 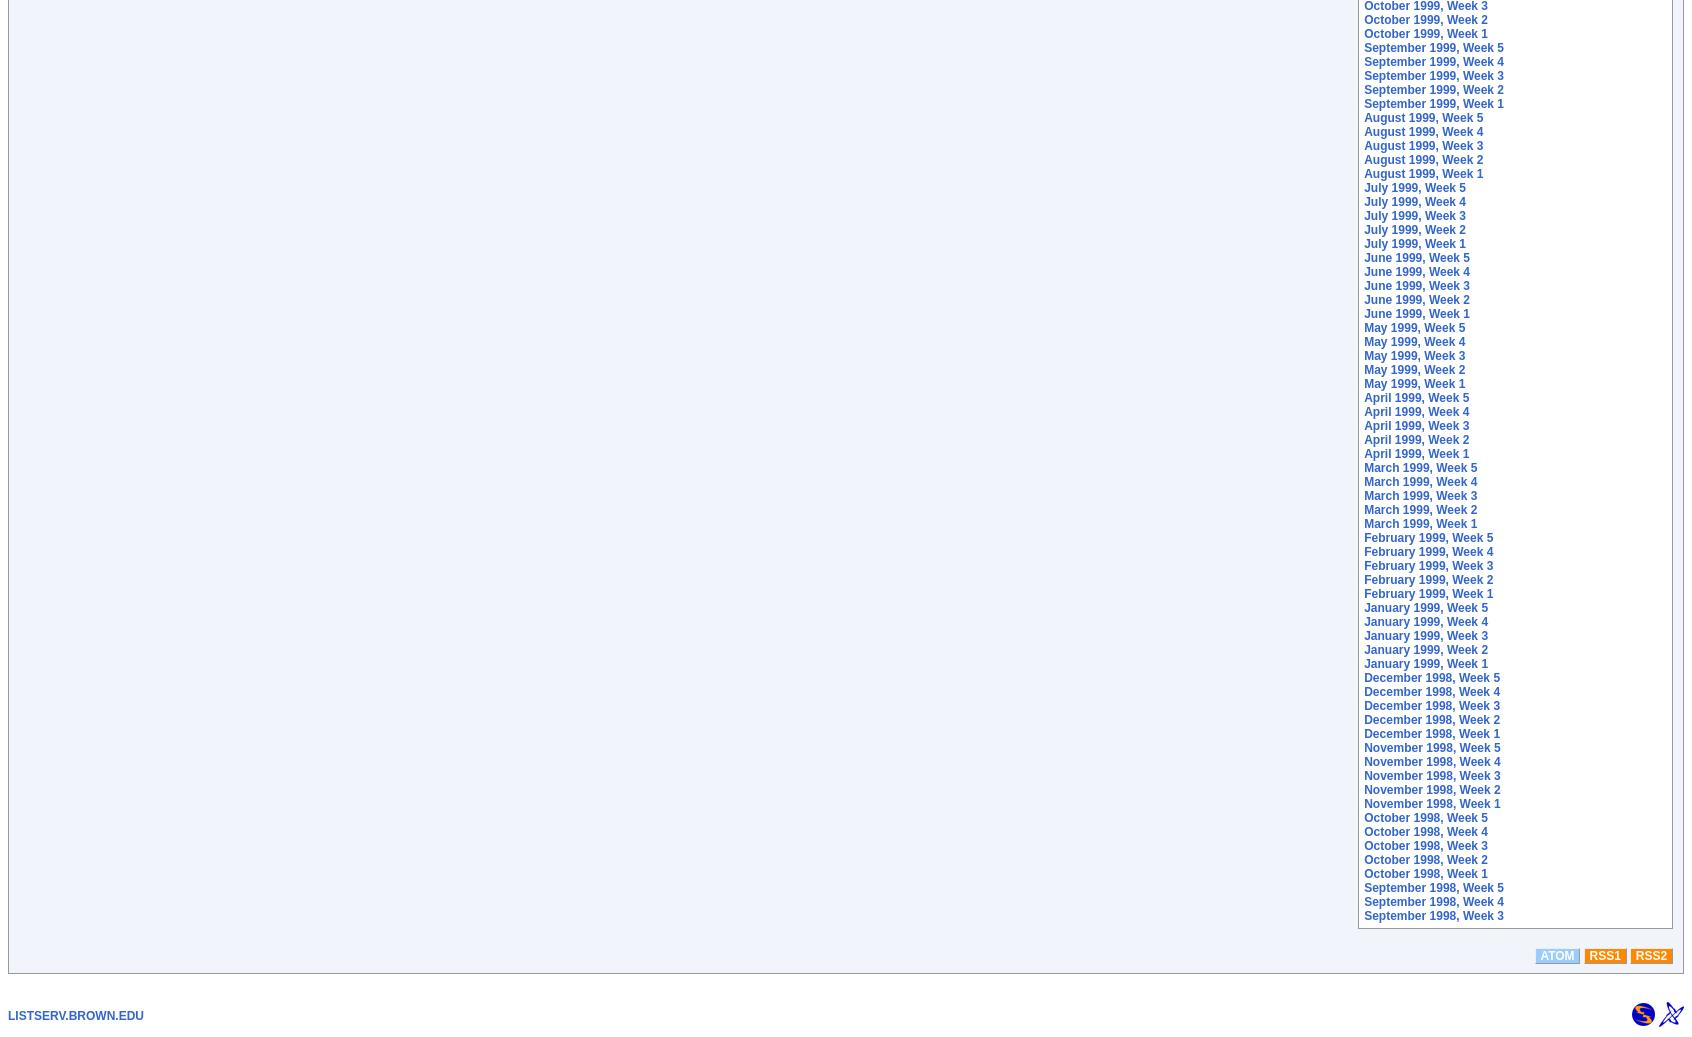 I want to click on 'November 1998, Week 1', so click(x=1363, y=803).